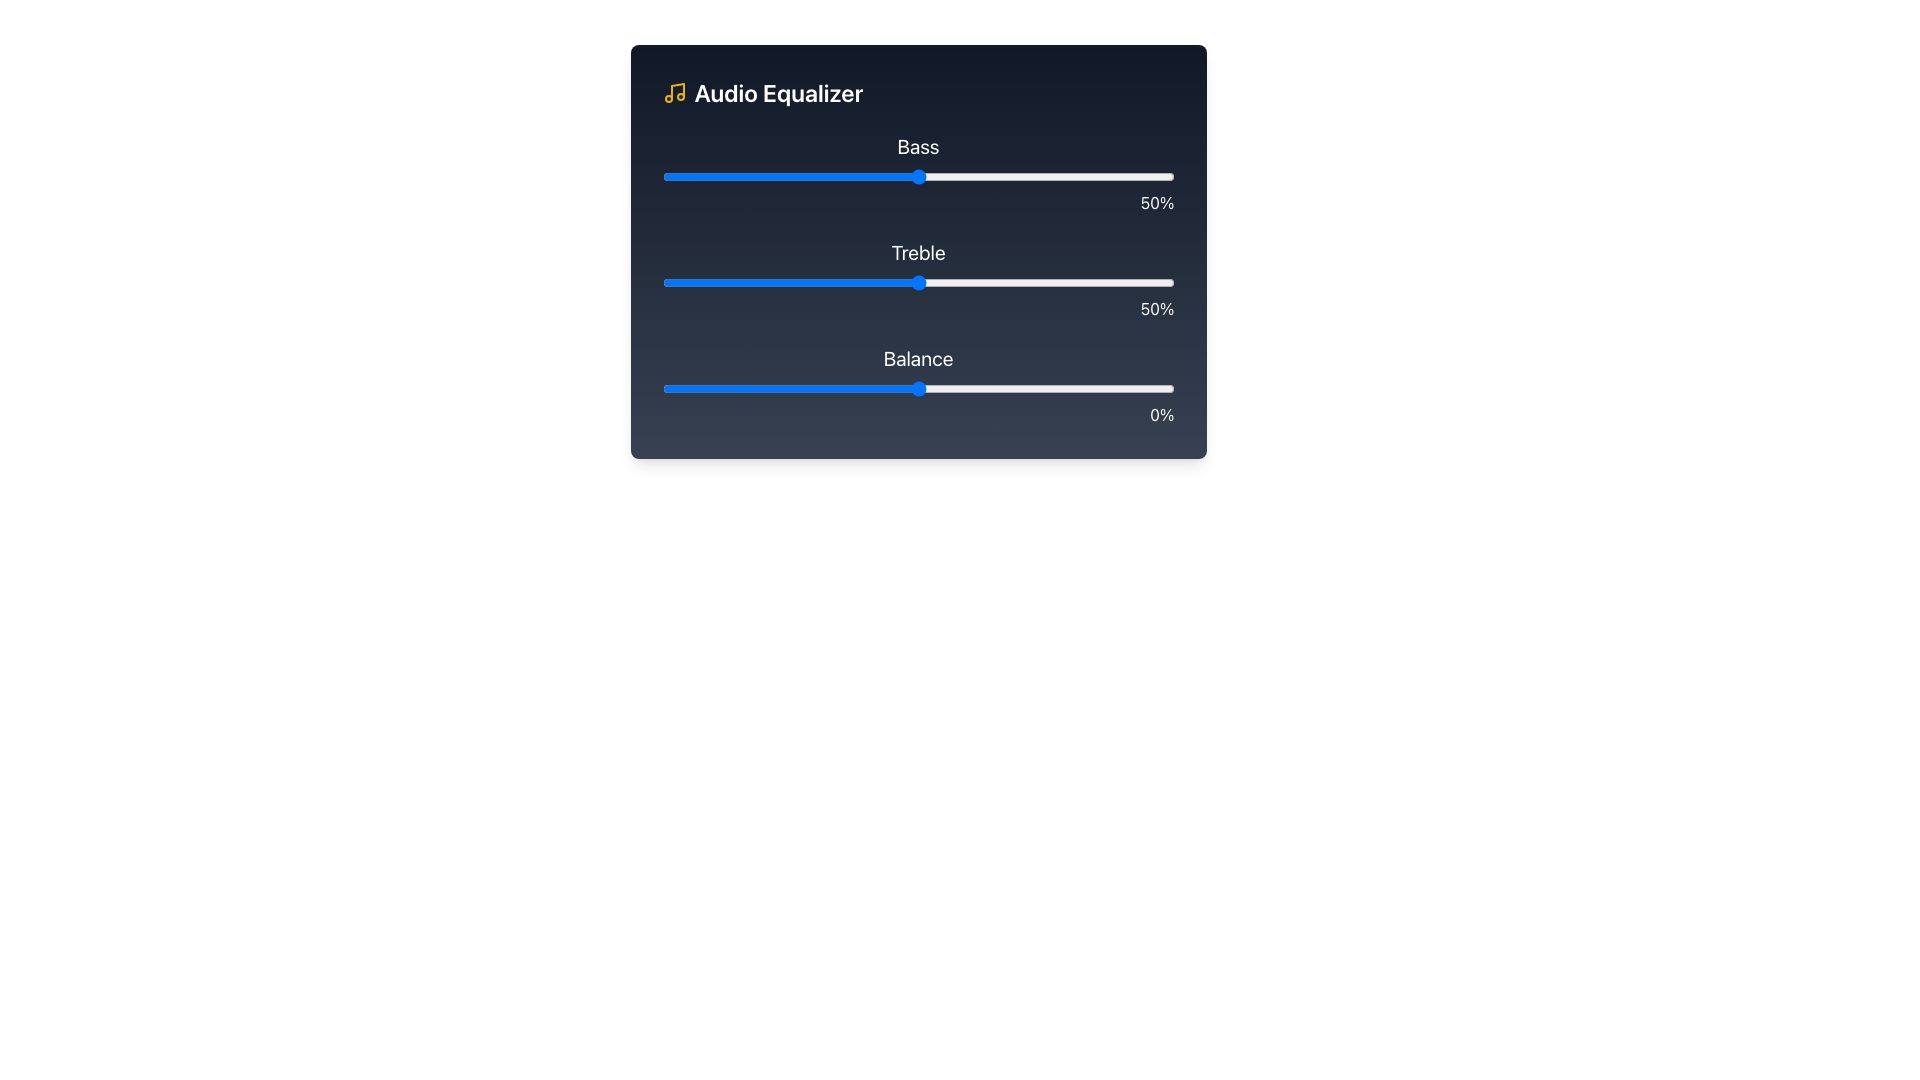 The image size is (1920, 1080). I want to click on the treble level, so click(789, 282).